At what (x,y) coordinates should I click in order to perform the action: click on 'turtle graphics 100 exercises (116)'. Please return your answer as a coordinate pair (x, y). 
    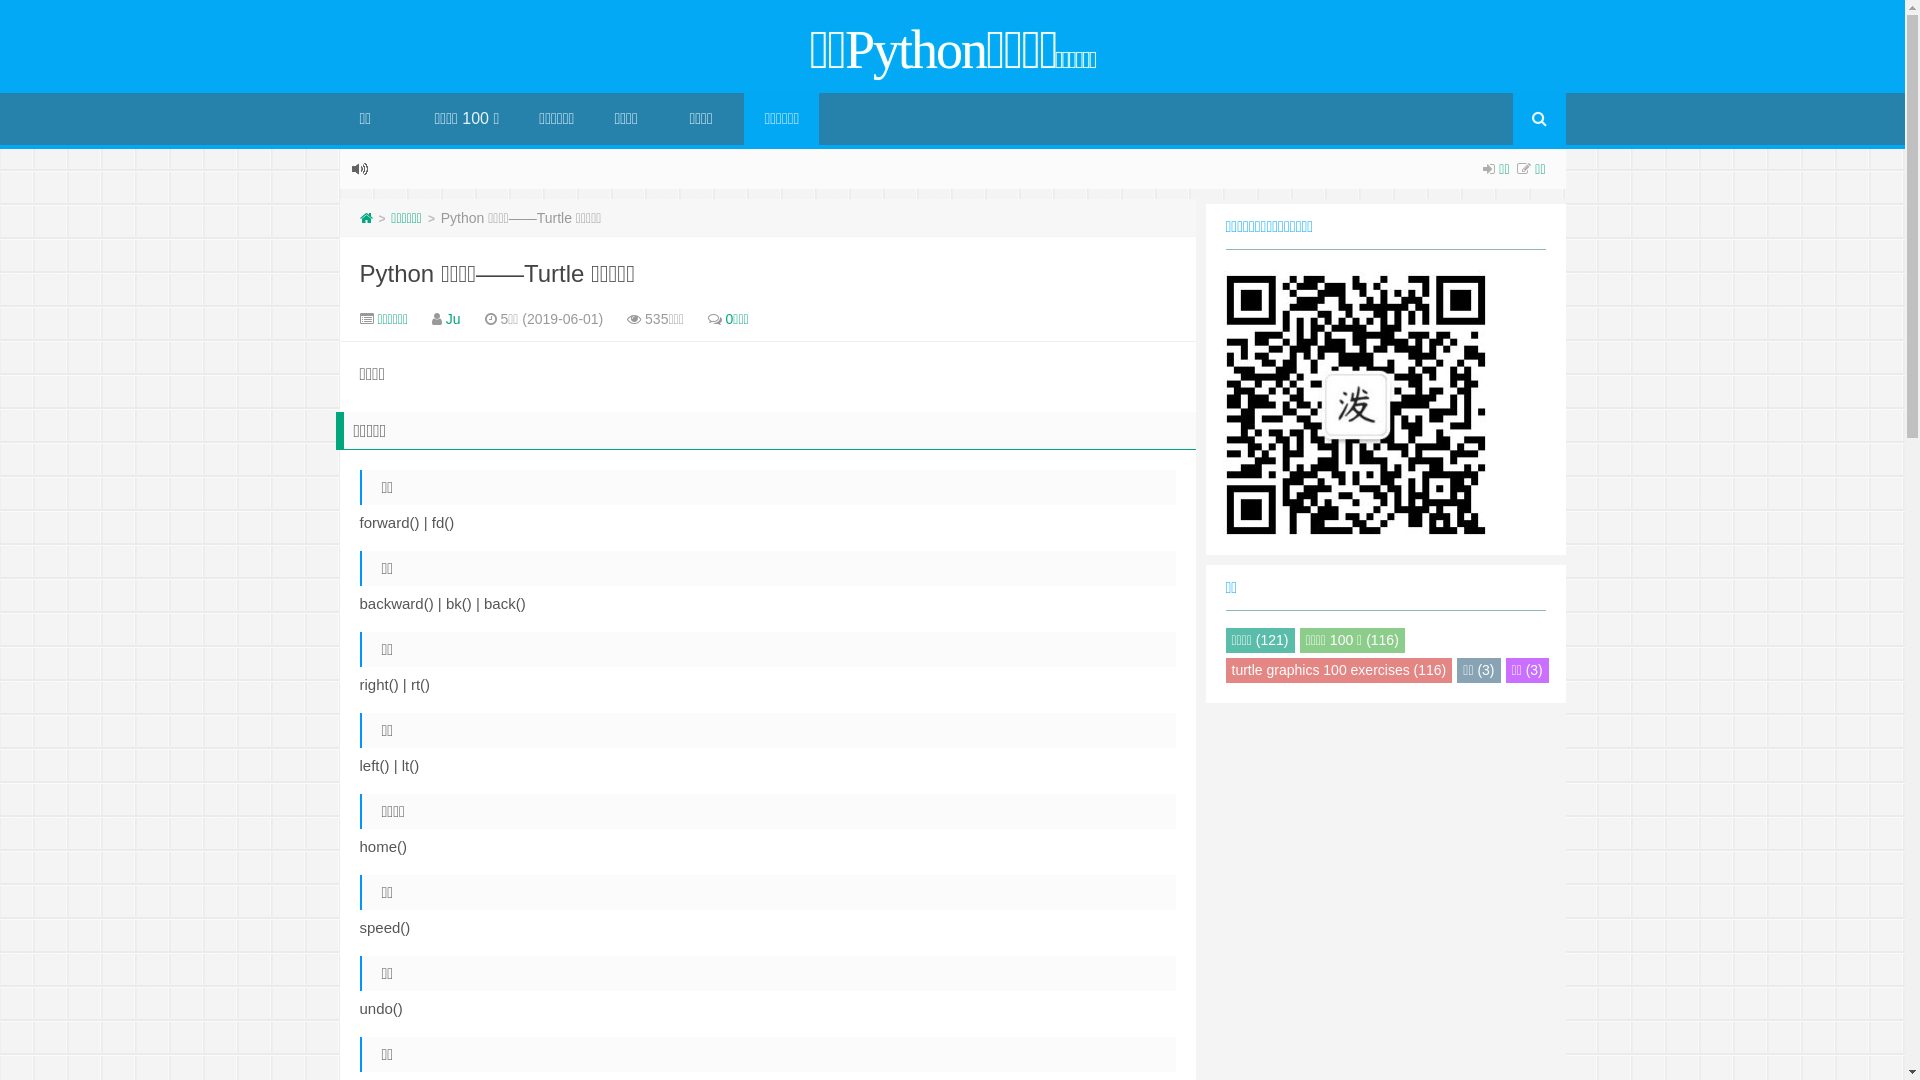
    Looking at the image, I should click on (1339, 670).